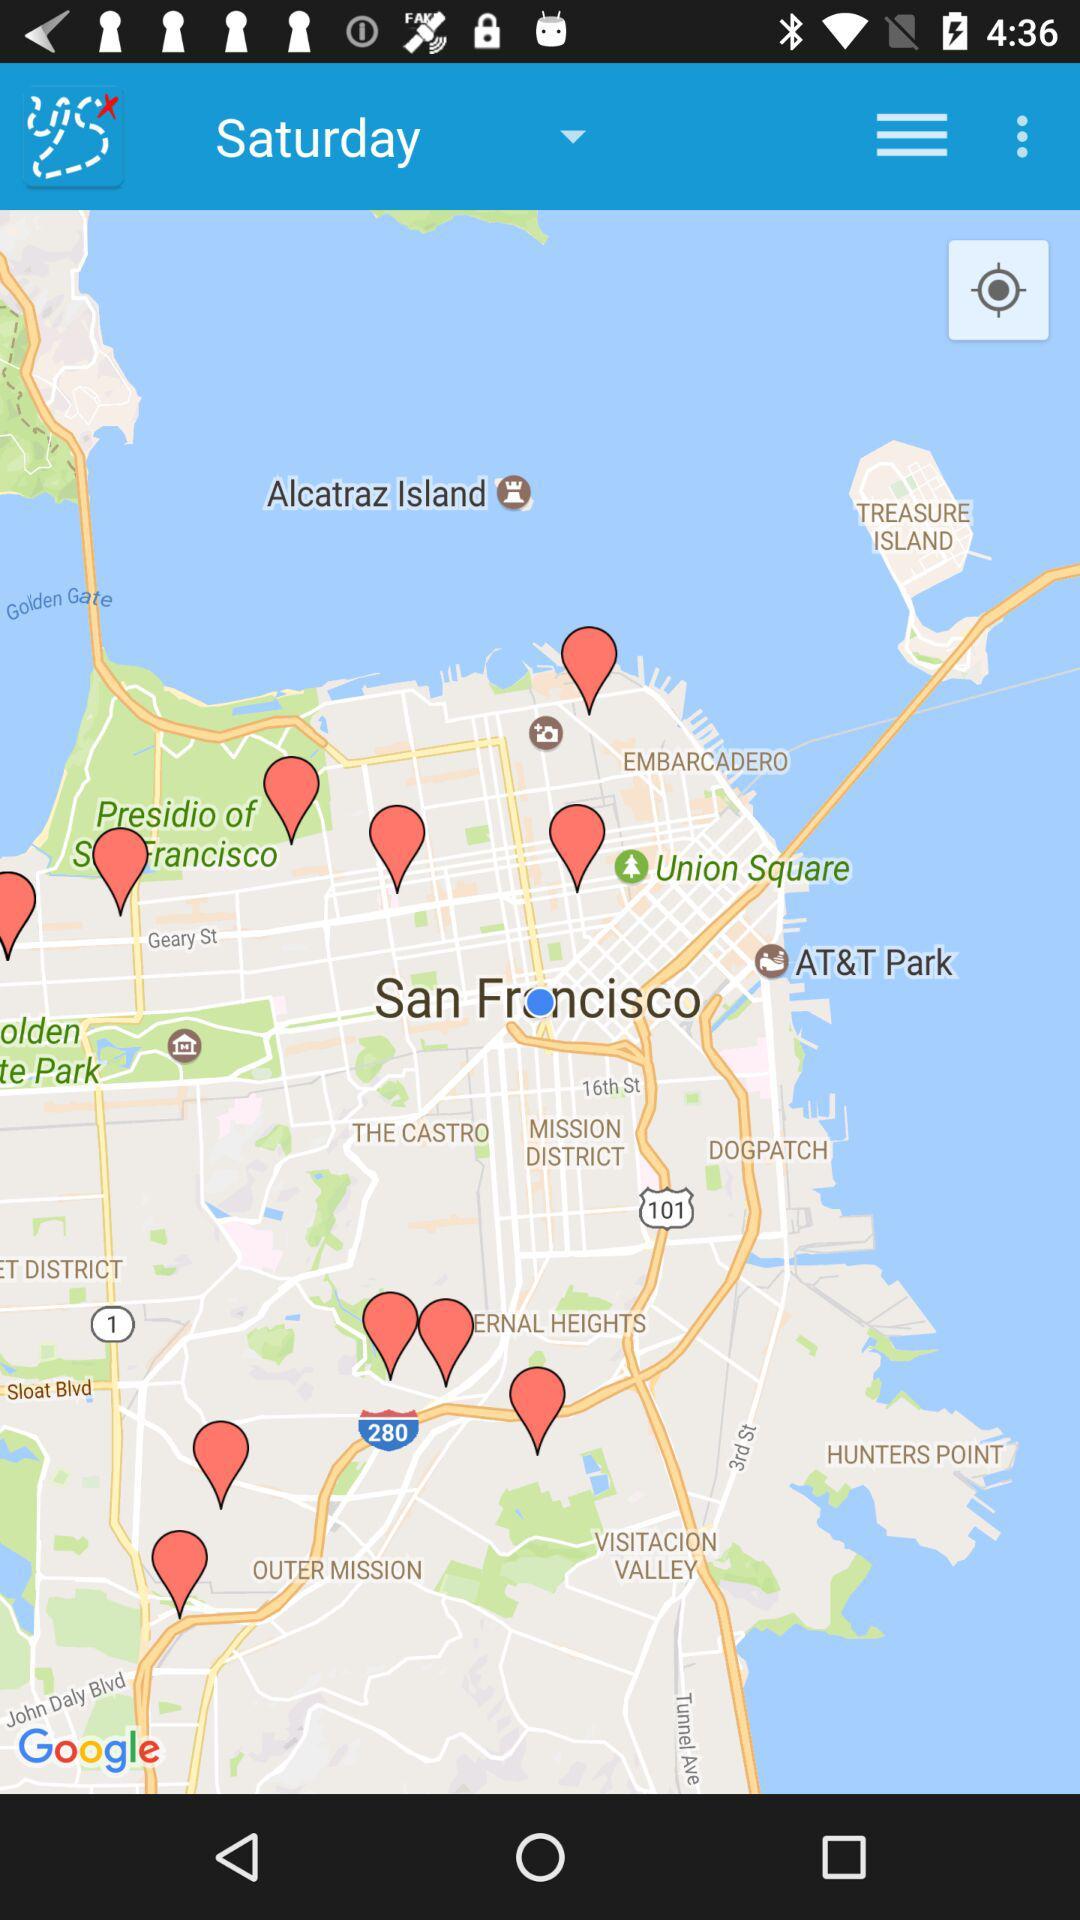 The height and width of the screenshot is (1920, 1080). I want to click on the location_crosshair icon, so click(998, 290).